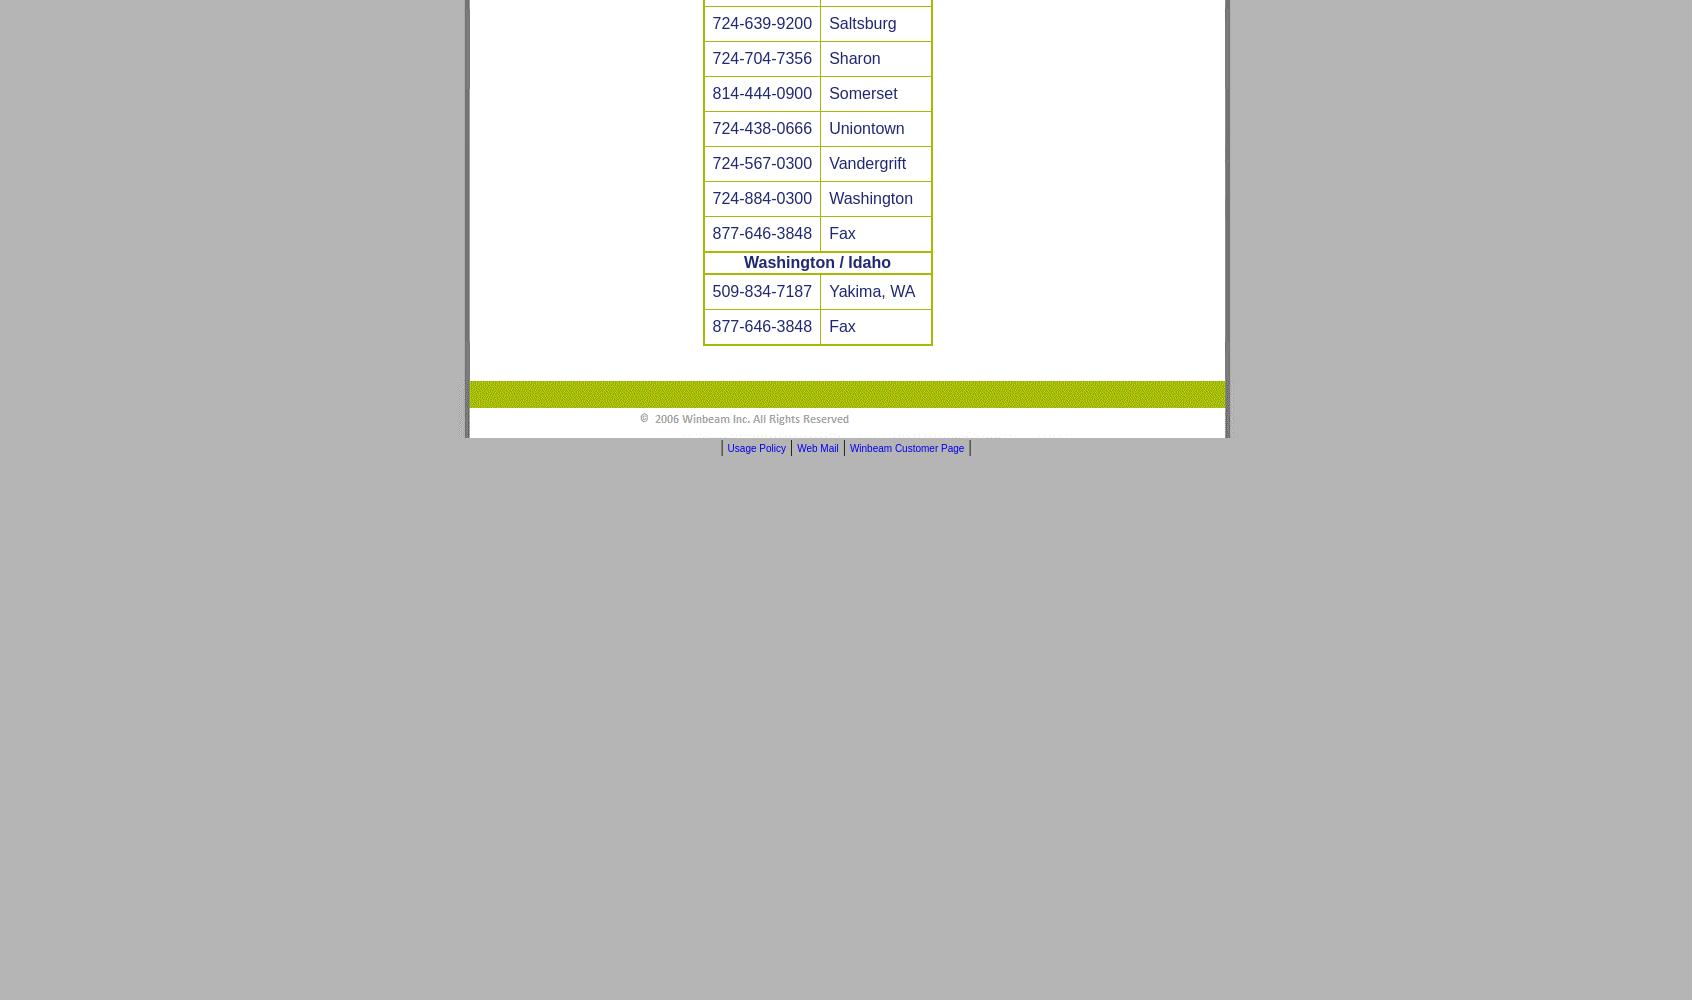 The image size is (1692, 1000). What do you see at coordinates (829, 92) in the screenshot?
I see `'Somerset'` at bounding box center [829, 92].